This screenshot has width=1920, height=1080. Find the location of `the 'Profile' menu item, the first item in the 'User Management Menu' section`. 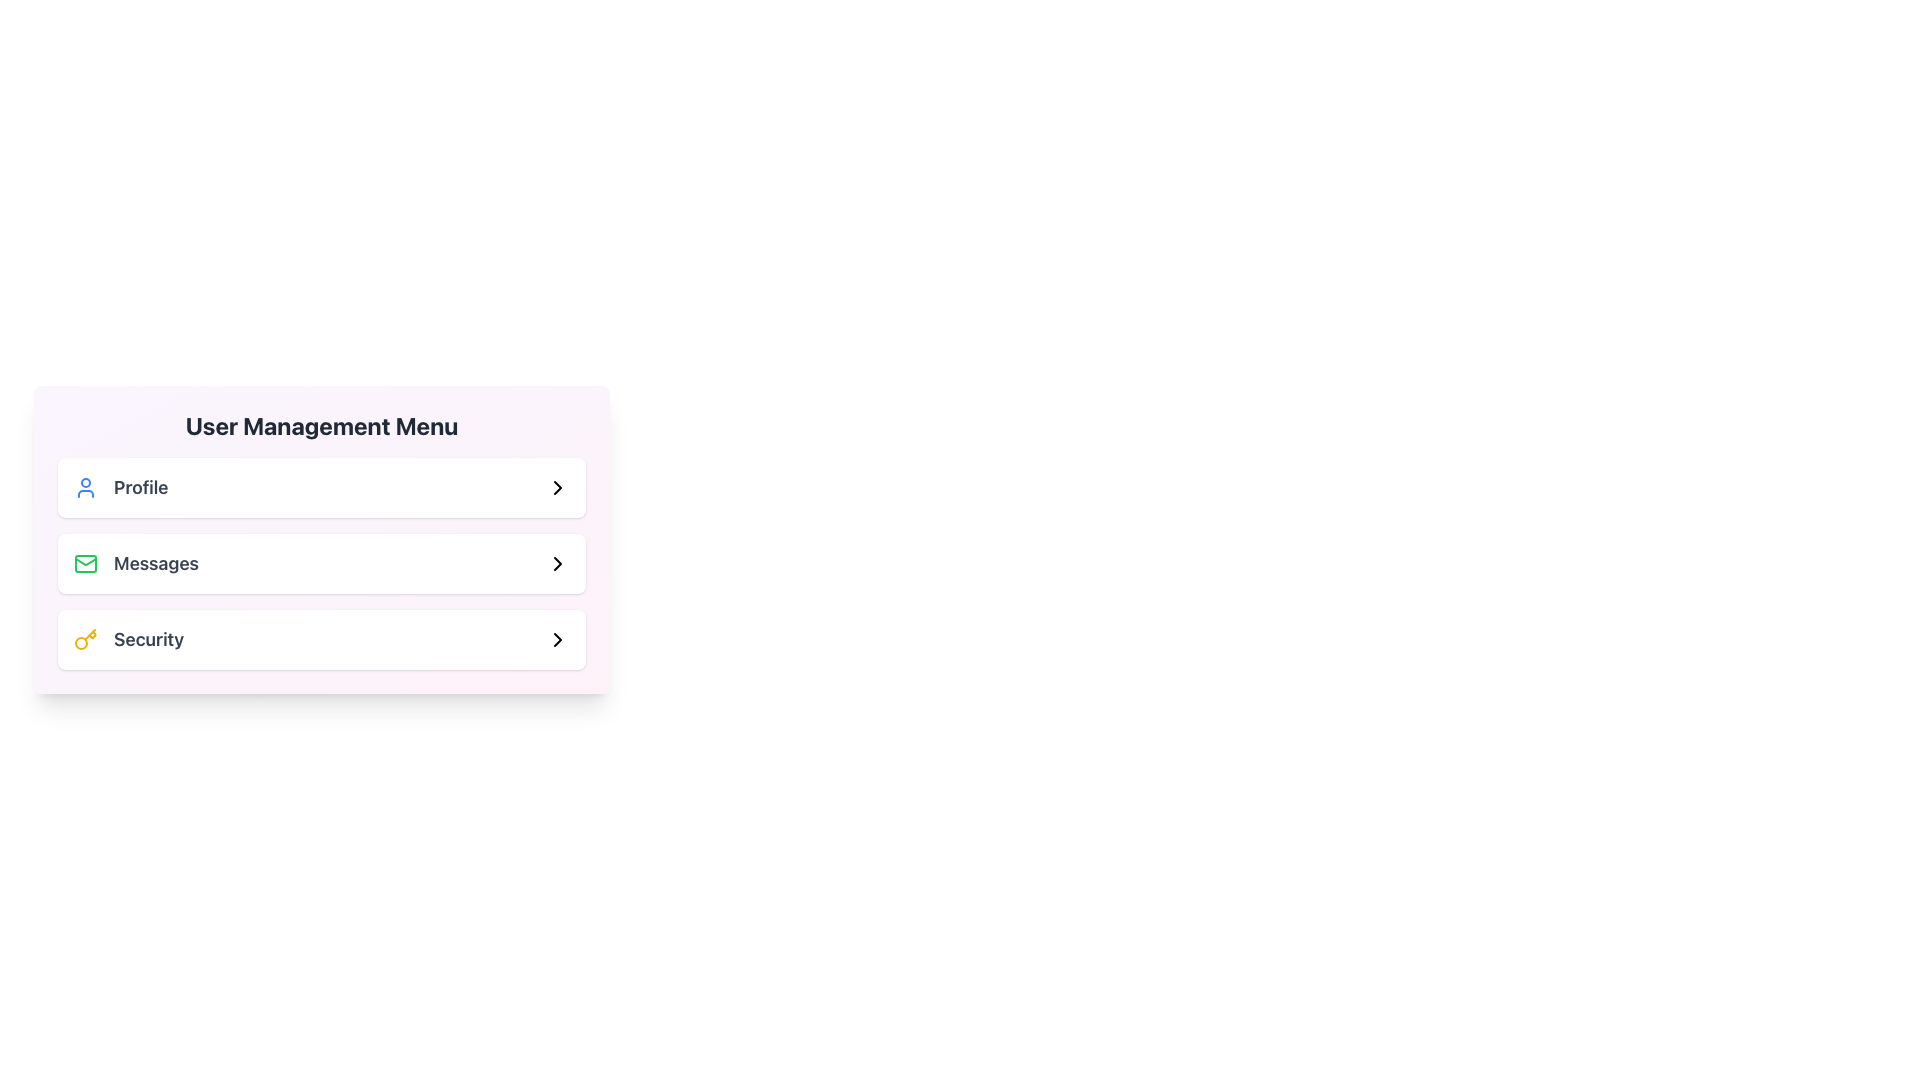

the 'Profile' menu item, the first item in the 'User Management Menu' section is located at coordinates (321, 488).